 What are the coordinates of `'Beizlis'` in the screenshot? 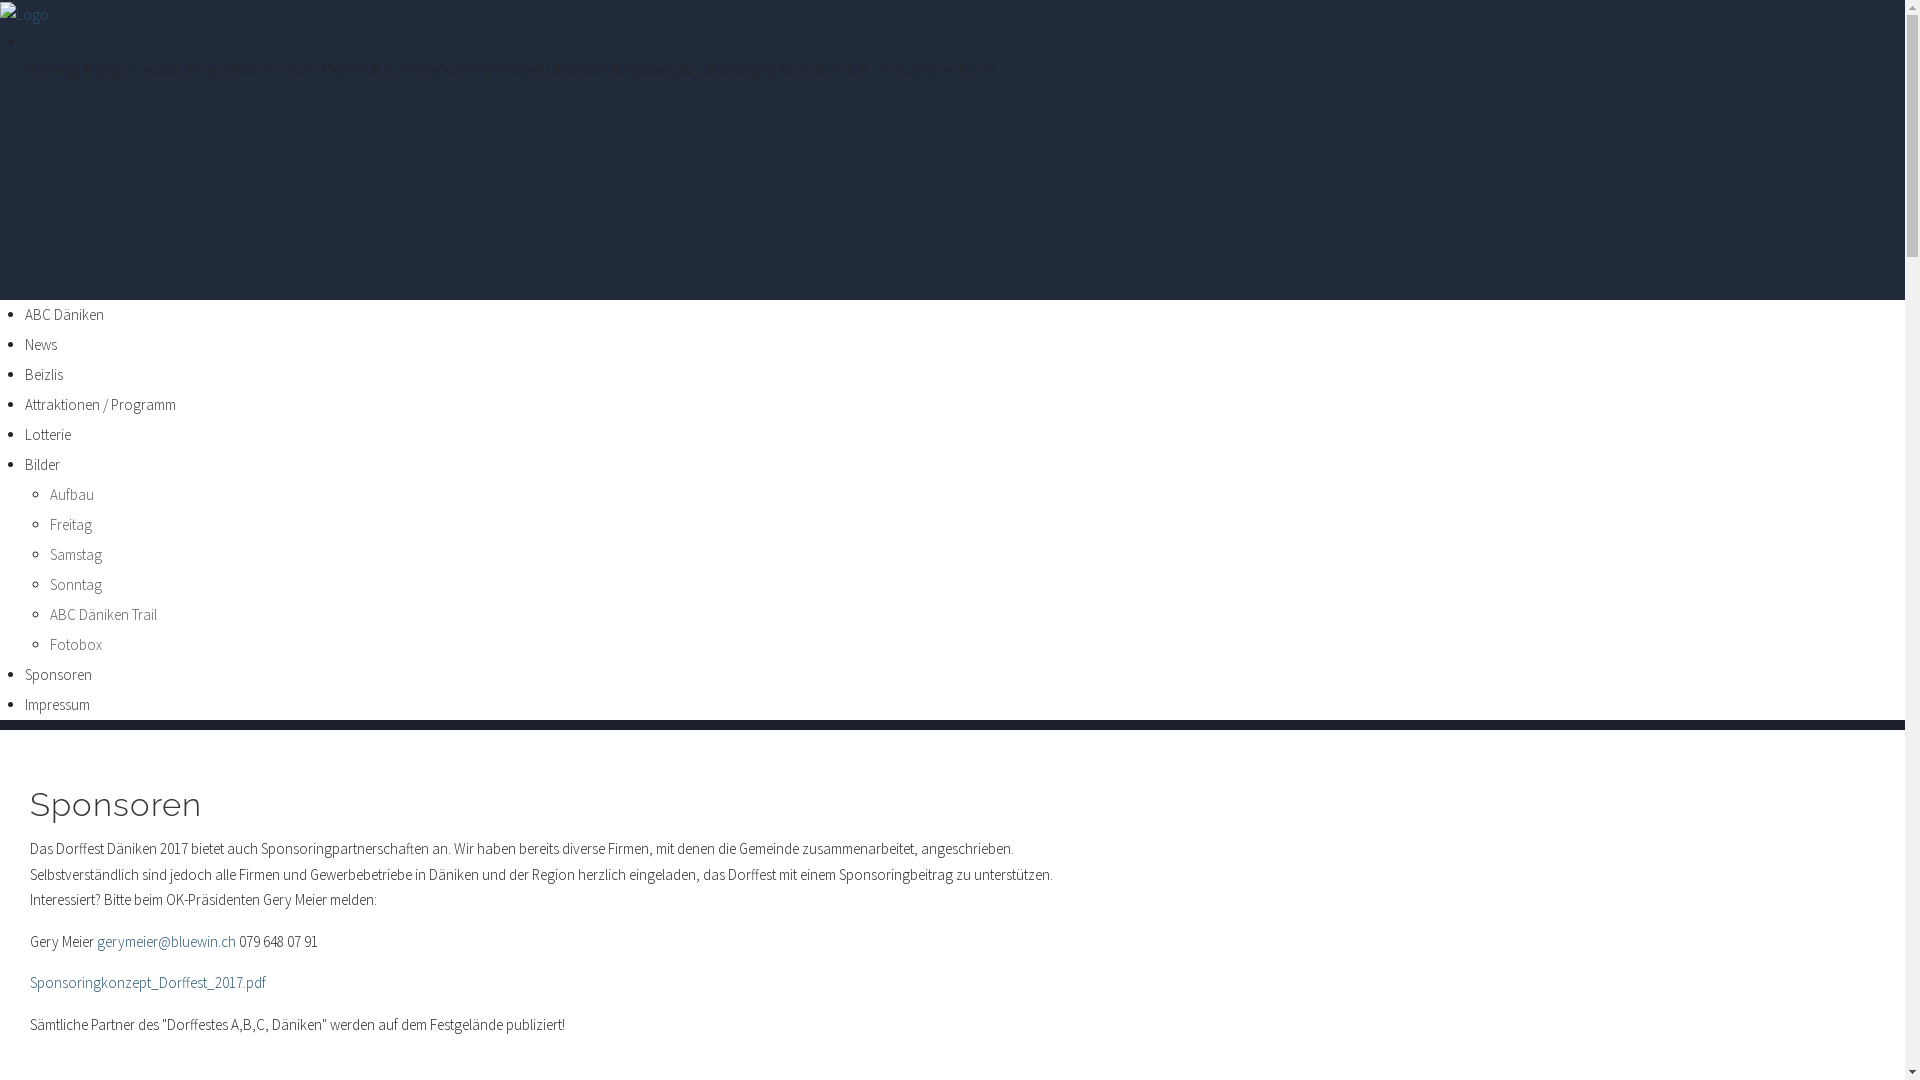 It's located at (43, 374).